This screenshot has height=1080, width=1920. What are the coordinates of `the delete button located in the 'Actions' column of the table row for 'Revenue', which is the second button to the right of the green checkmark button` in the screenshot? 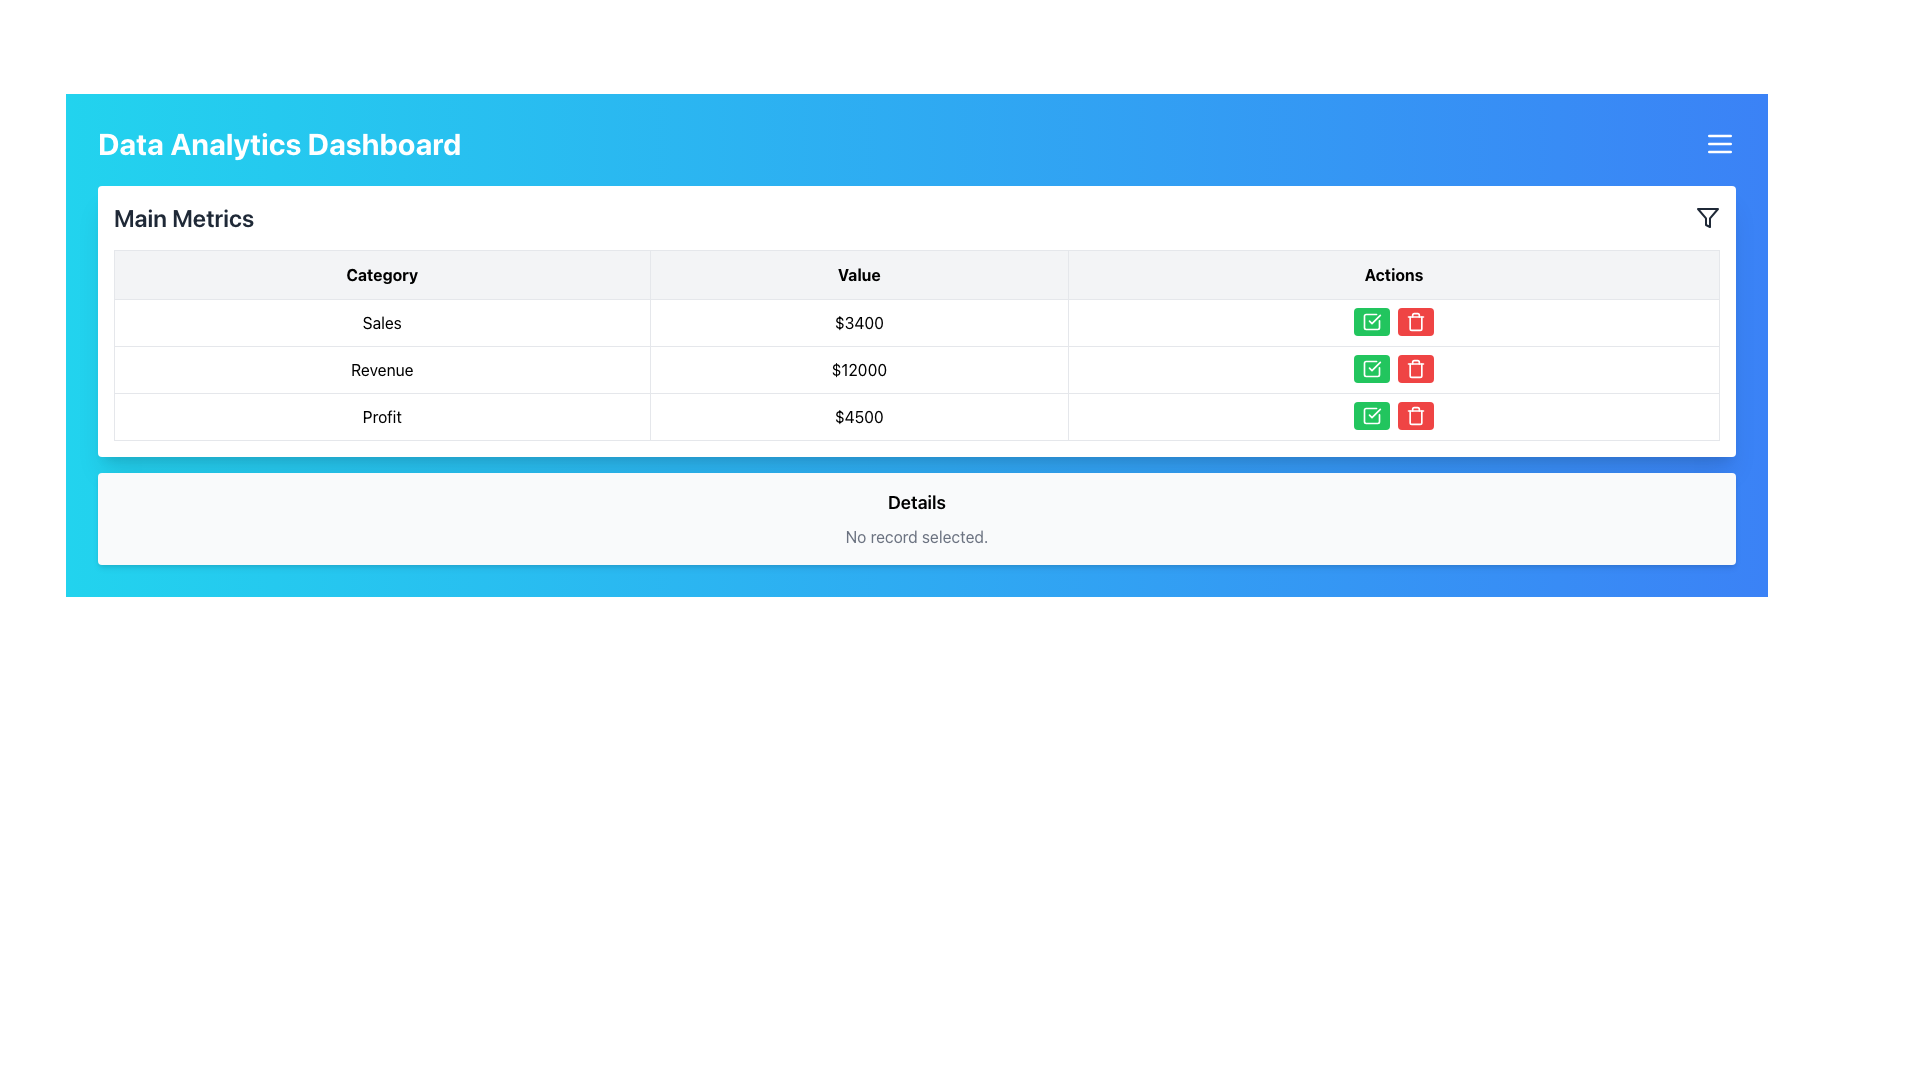 It's located at (1415, 369).